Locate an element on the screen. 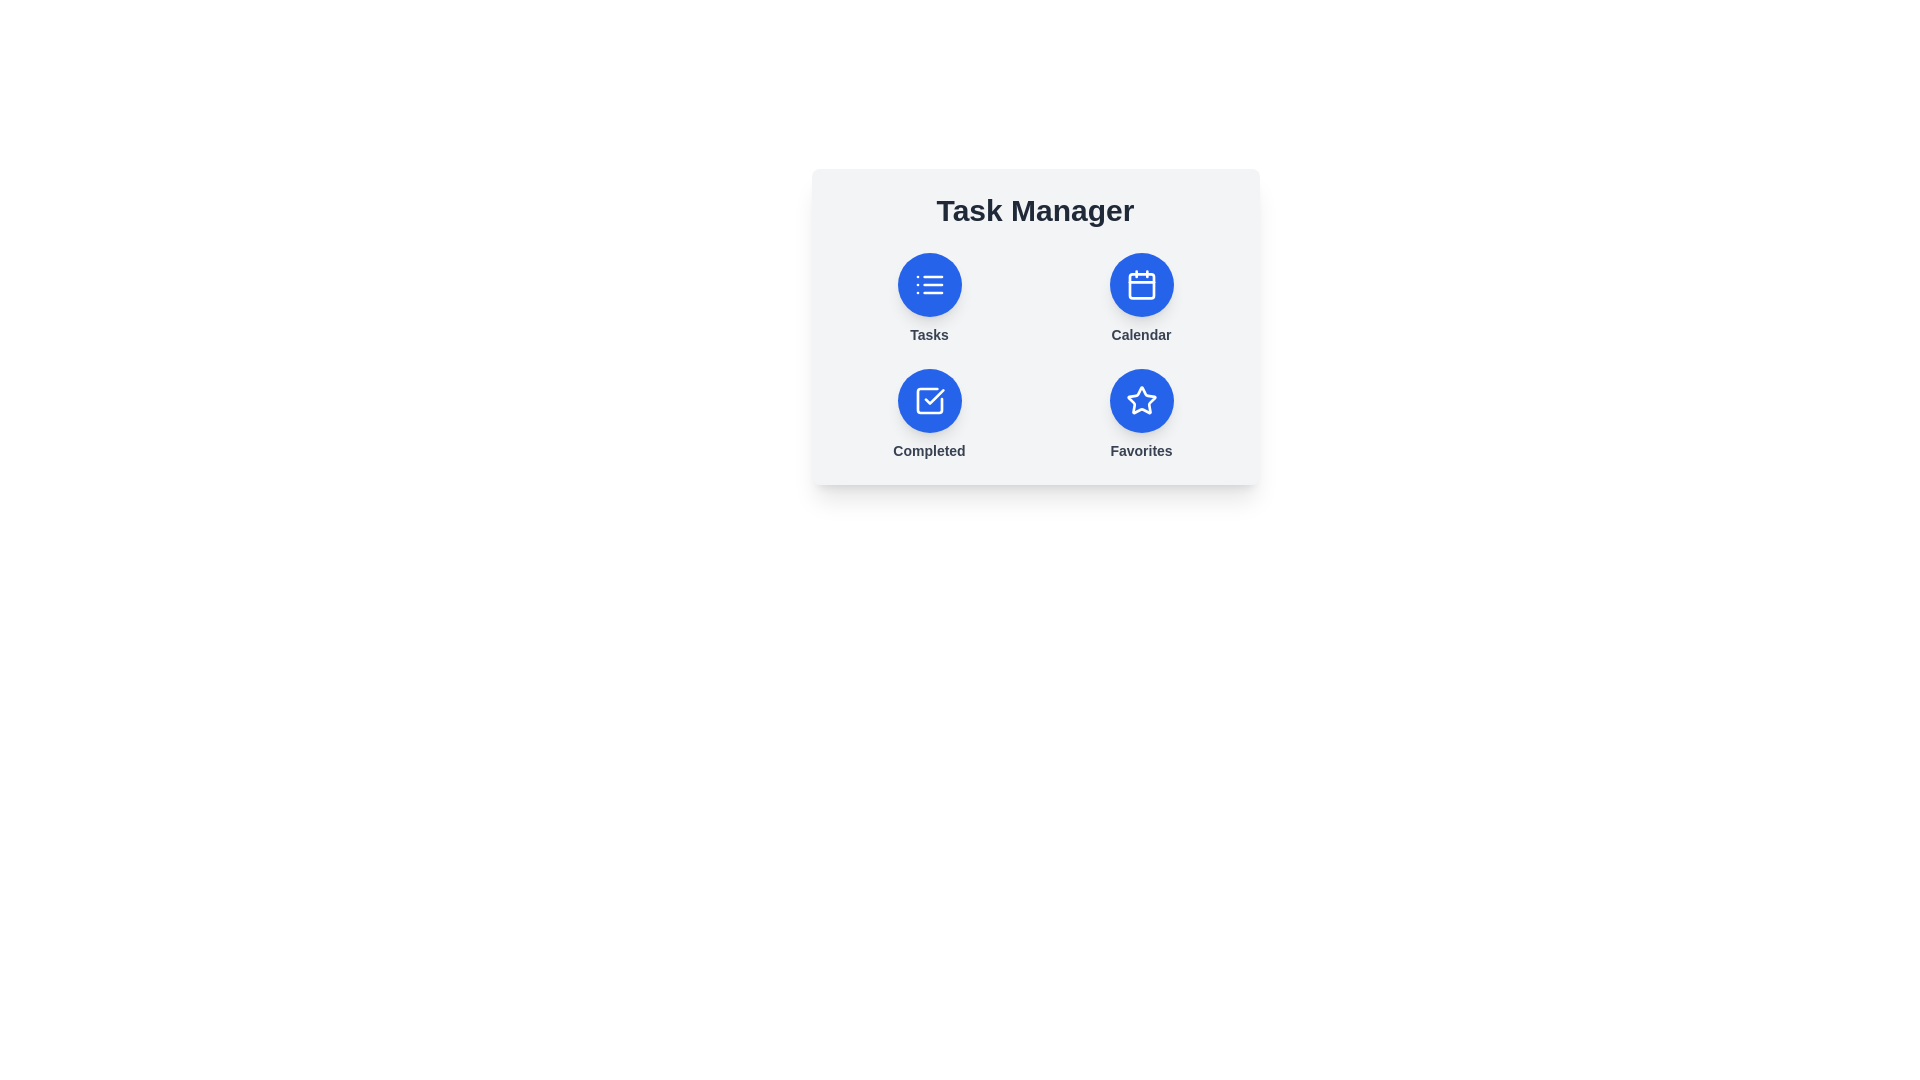  the 'Tasks' icon located in the top-left quadrant of the button layout is located at coordinates (928, 285).